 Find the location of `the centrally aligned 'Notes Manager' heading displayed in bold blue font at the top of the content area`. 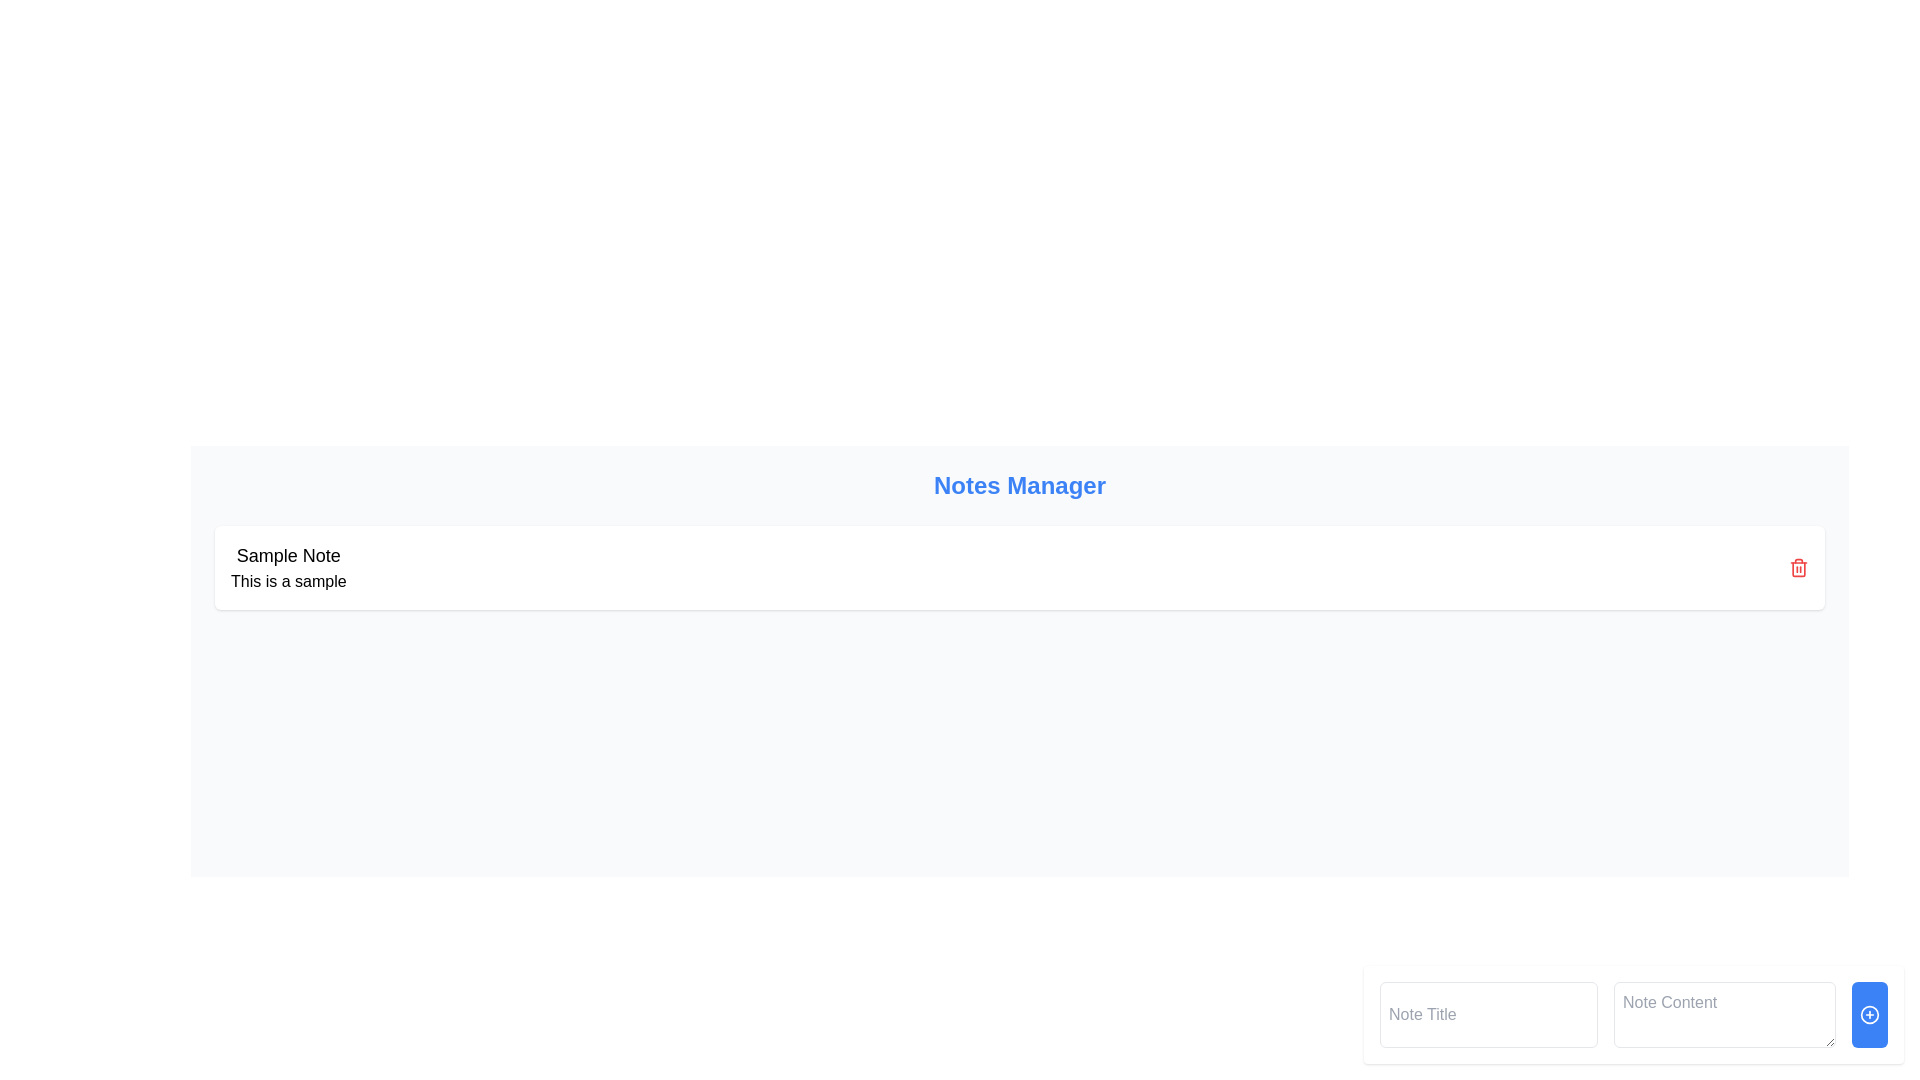

the centrally aligned 'Notes Manager' heading displayed in bold blue font at the top of the content area is located at coordinates (1019, 486).